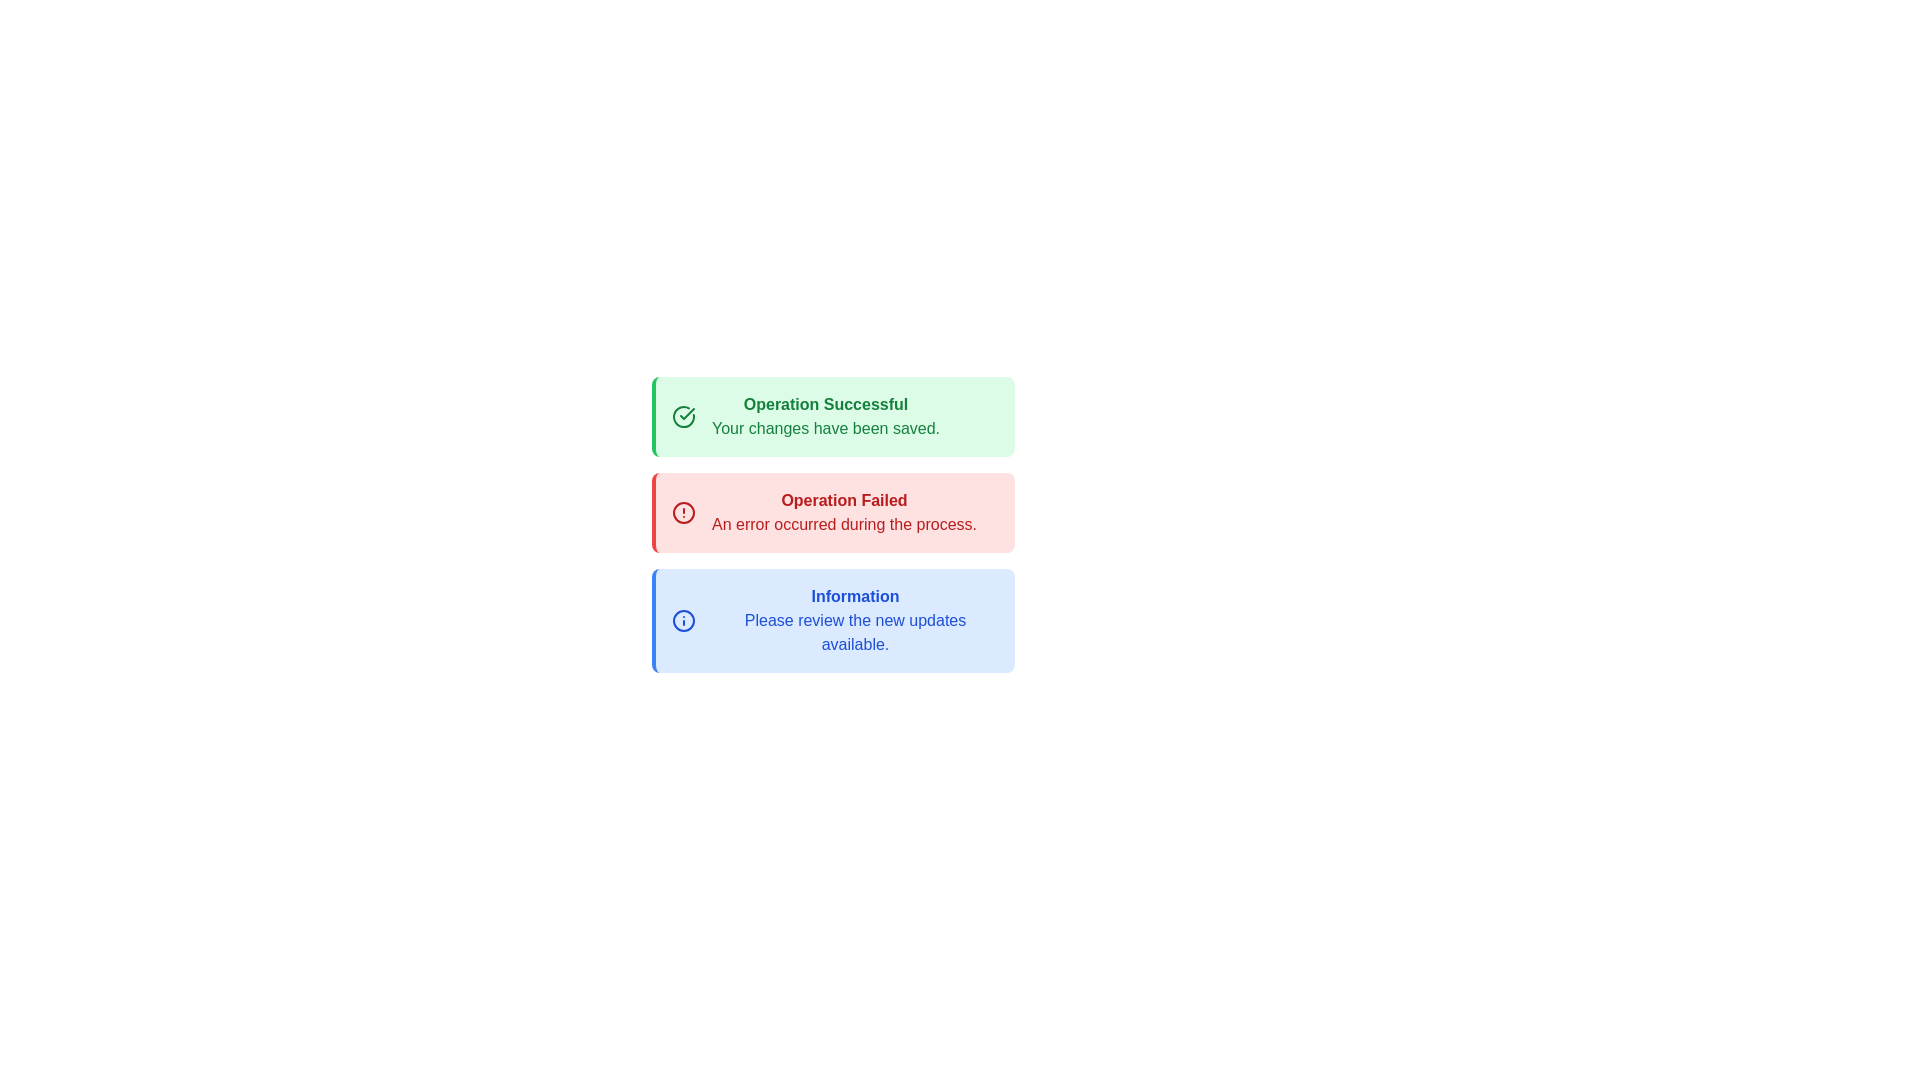  I want to click on information text block that has the heading 'Information' in bold and secondary text 'Please review the new updates available.' styled in blue, so click(855, 620).